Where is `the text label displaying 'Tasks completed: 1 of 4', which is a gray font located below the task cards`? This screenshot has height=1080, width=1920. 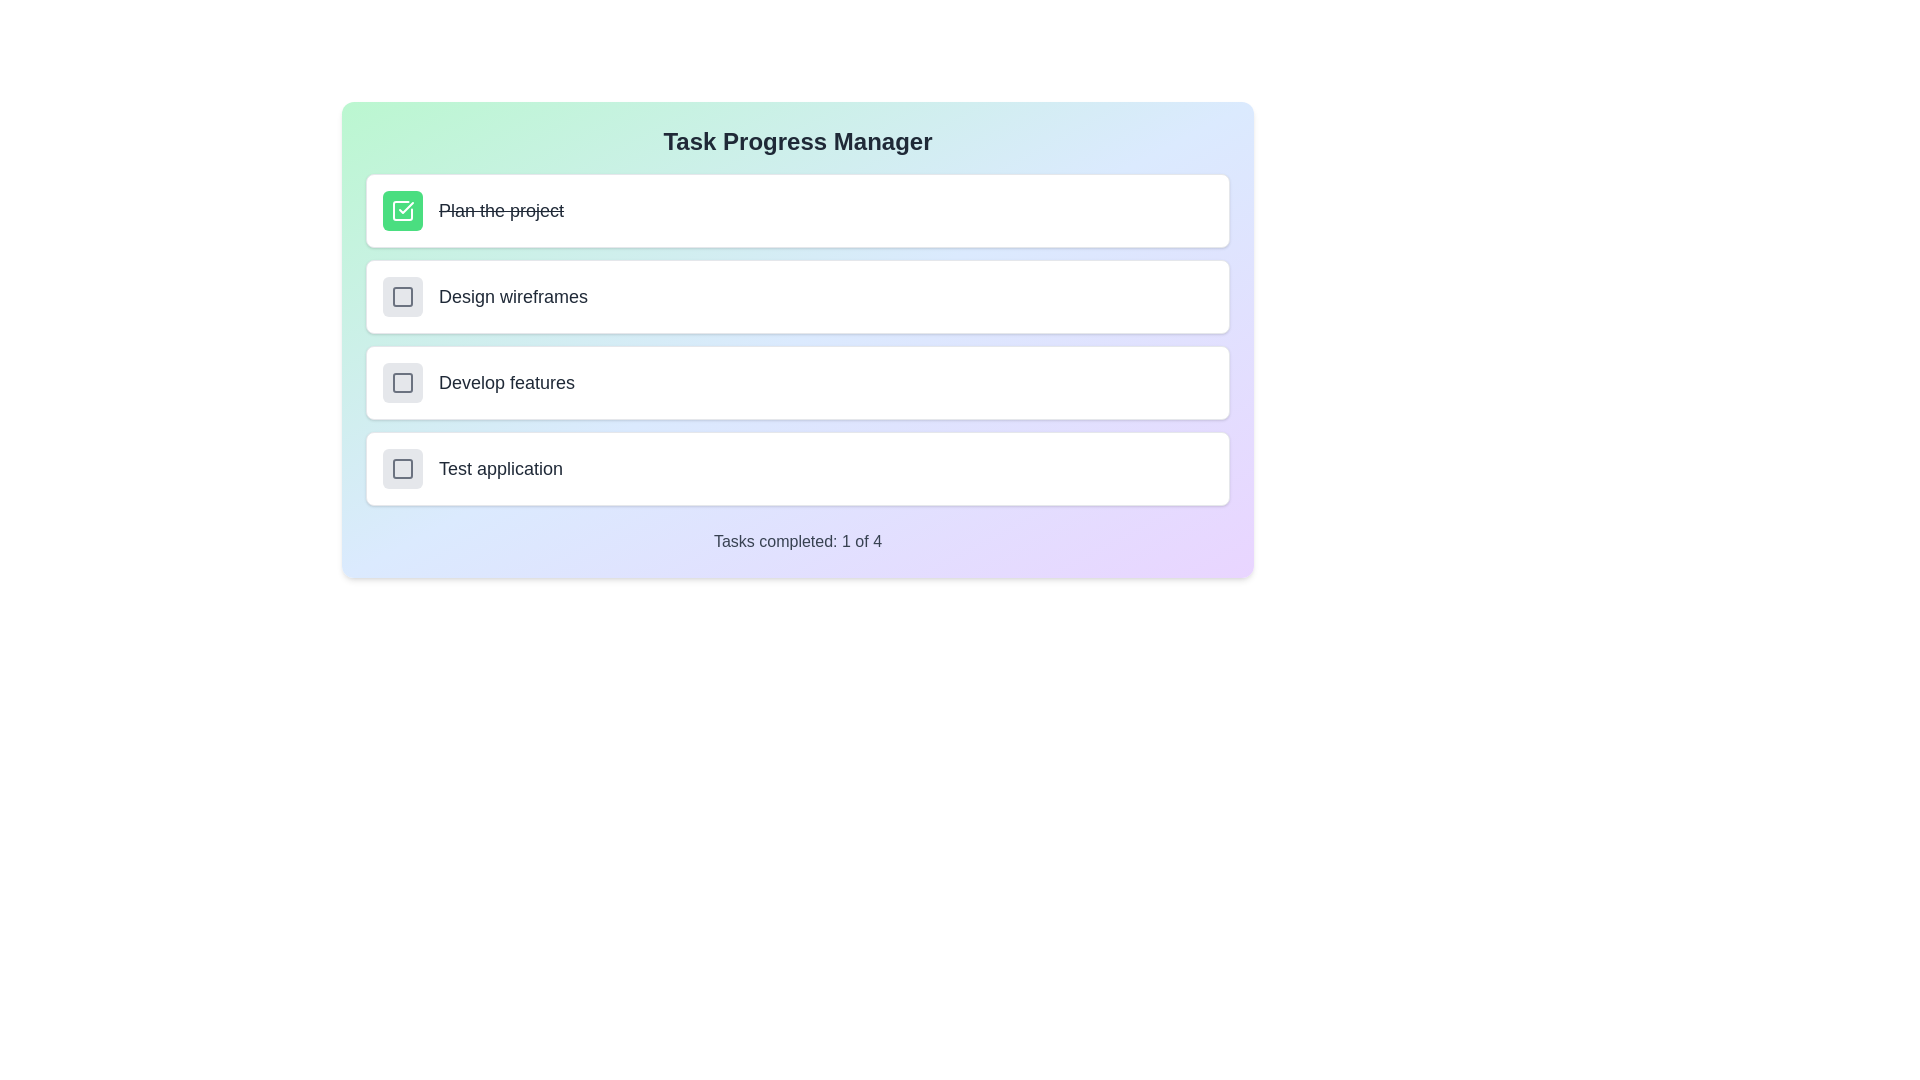
the text label displaying 'Tasks completed: 1 of 4', which is a gray font located below the task cards is located at coordinates (796, 542).